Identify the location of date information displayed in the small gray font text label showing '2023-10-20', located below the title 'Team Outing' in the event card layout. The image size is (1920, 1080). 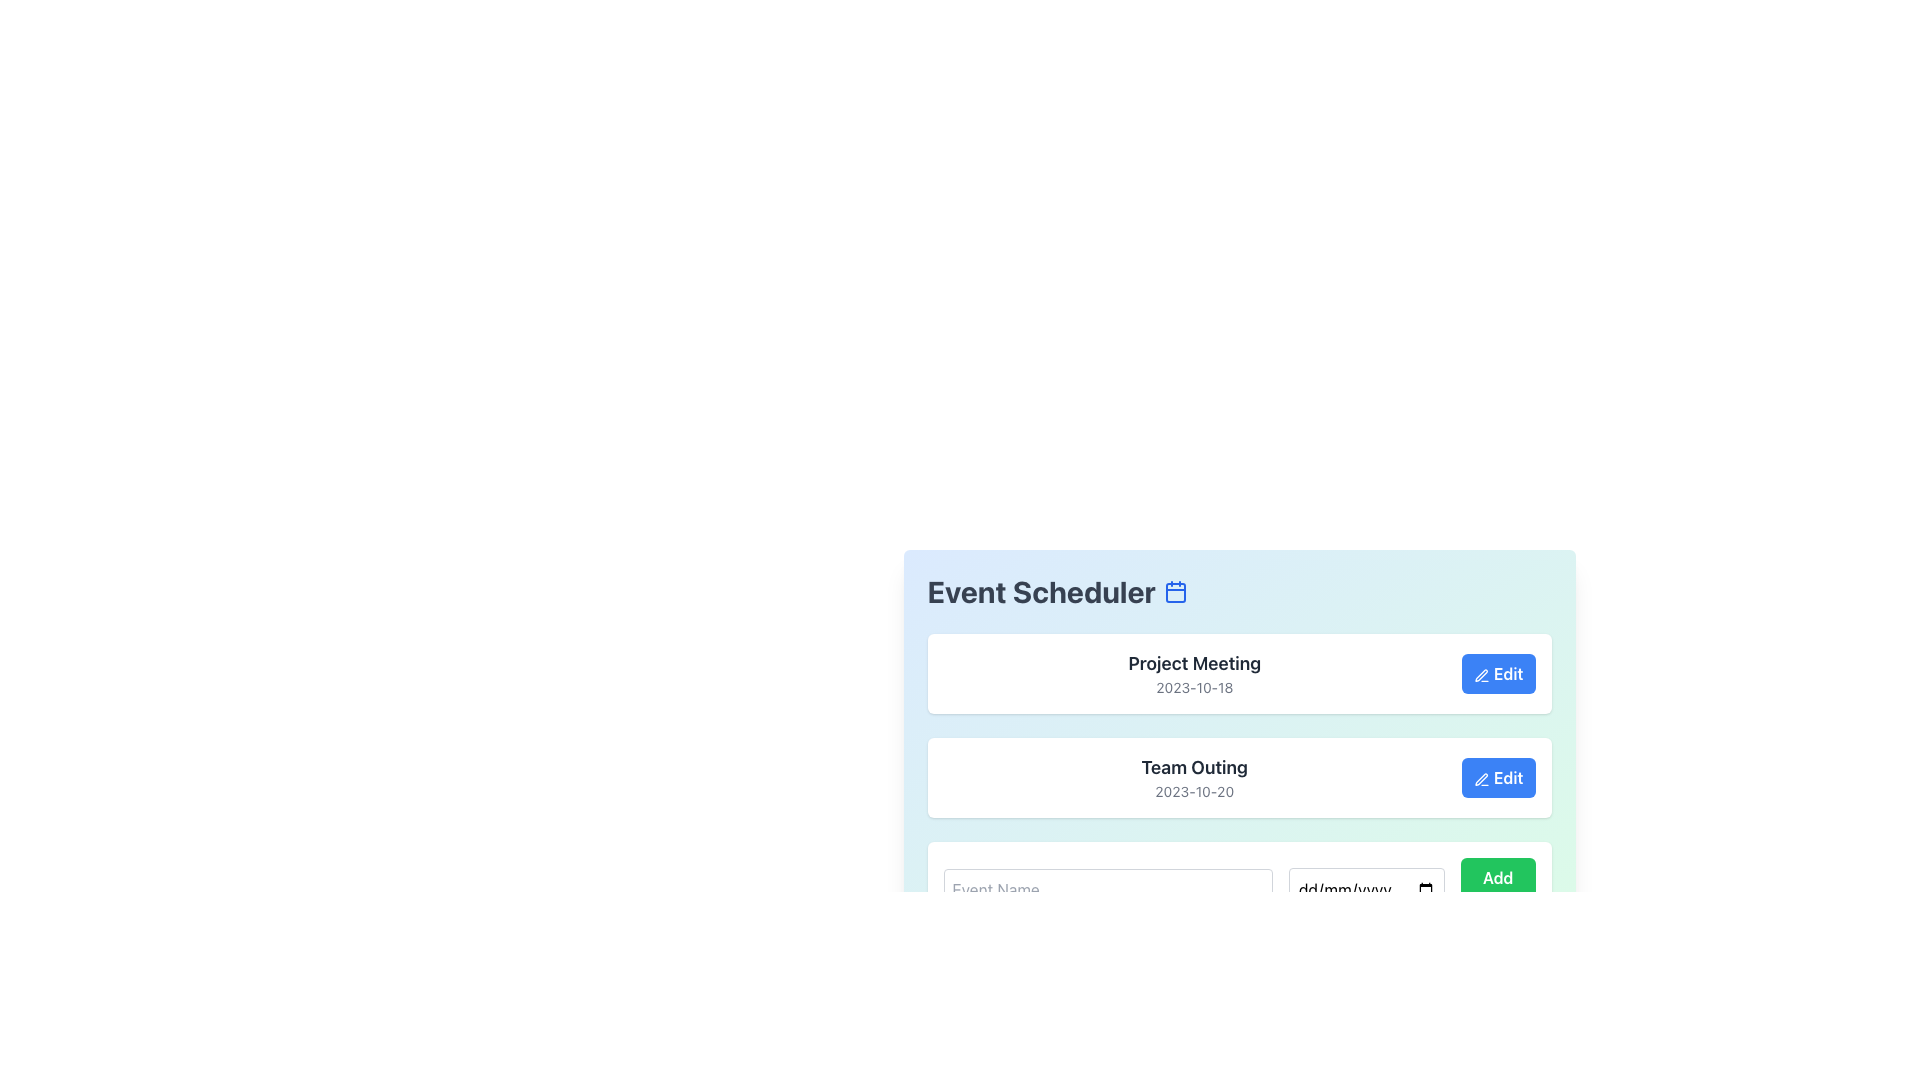
(1194, 790).